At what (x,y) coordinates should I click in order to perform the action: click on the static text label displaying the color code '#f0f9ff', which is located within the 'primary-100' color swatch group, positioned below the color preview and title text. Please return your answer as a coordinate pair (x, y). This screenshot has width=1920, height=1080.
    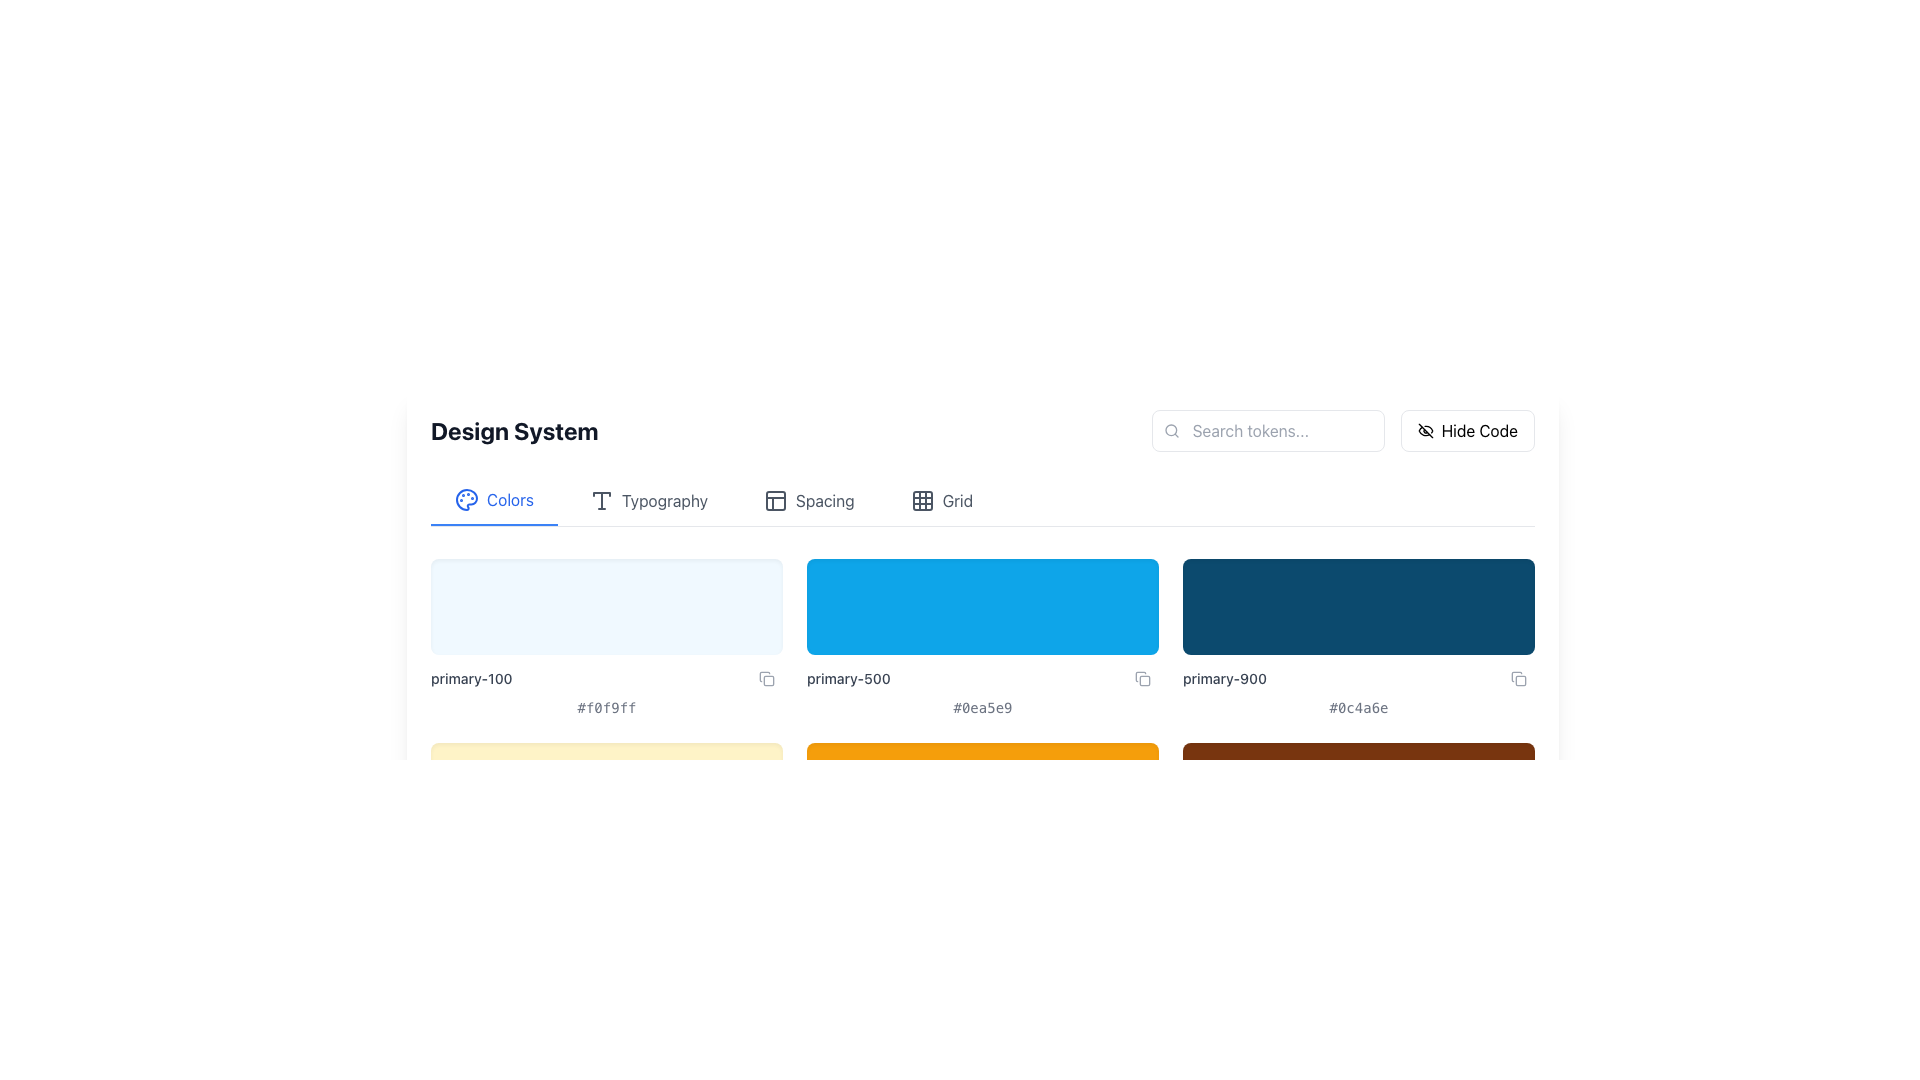
    Looking at the image, I should click on (605, 707).